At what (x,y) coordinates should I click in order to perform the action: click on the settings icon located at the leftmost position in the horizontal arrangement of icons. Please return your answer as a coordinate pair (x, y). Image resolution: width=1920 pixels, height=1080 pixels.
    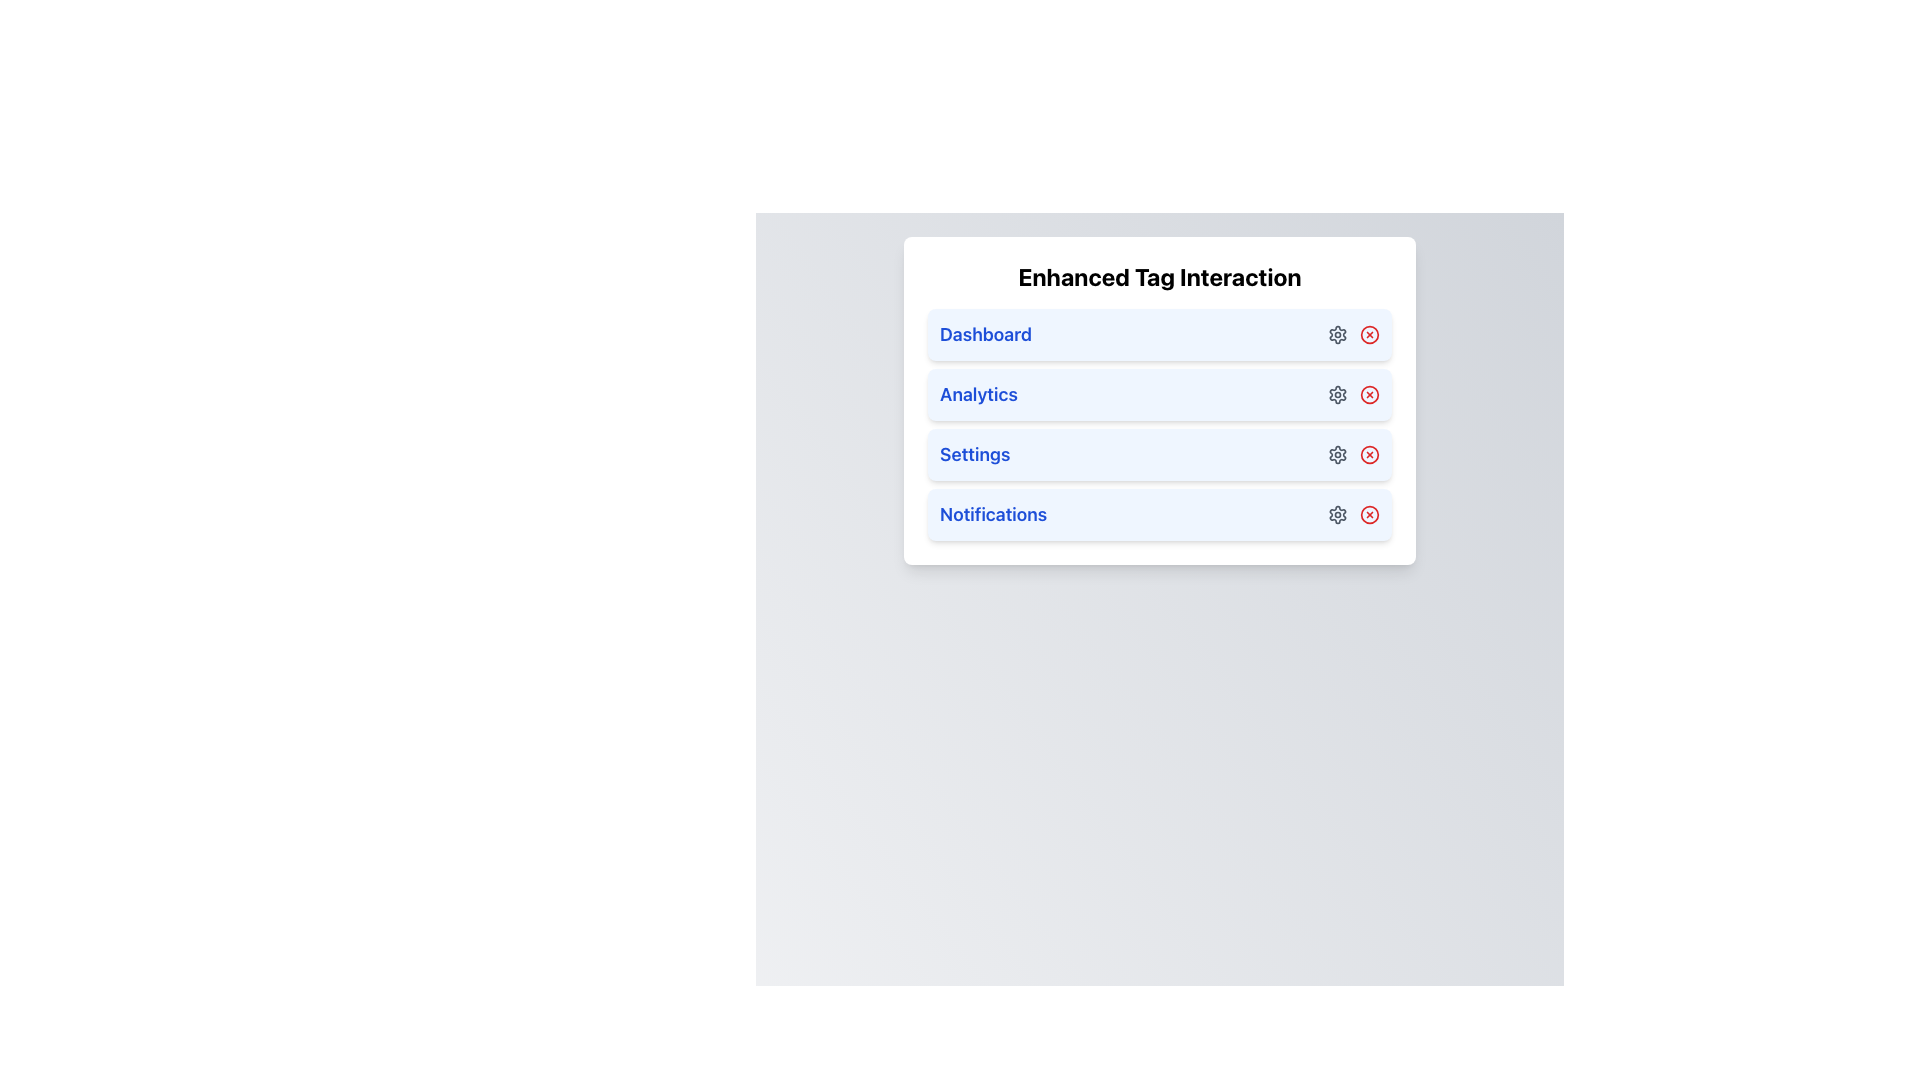
    Looking at the image, I should click on (1338, 455).